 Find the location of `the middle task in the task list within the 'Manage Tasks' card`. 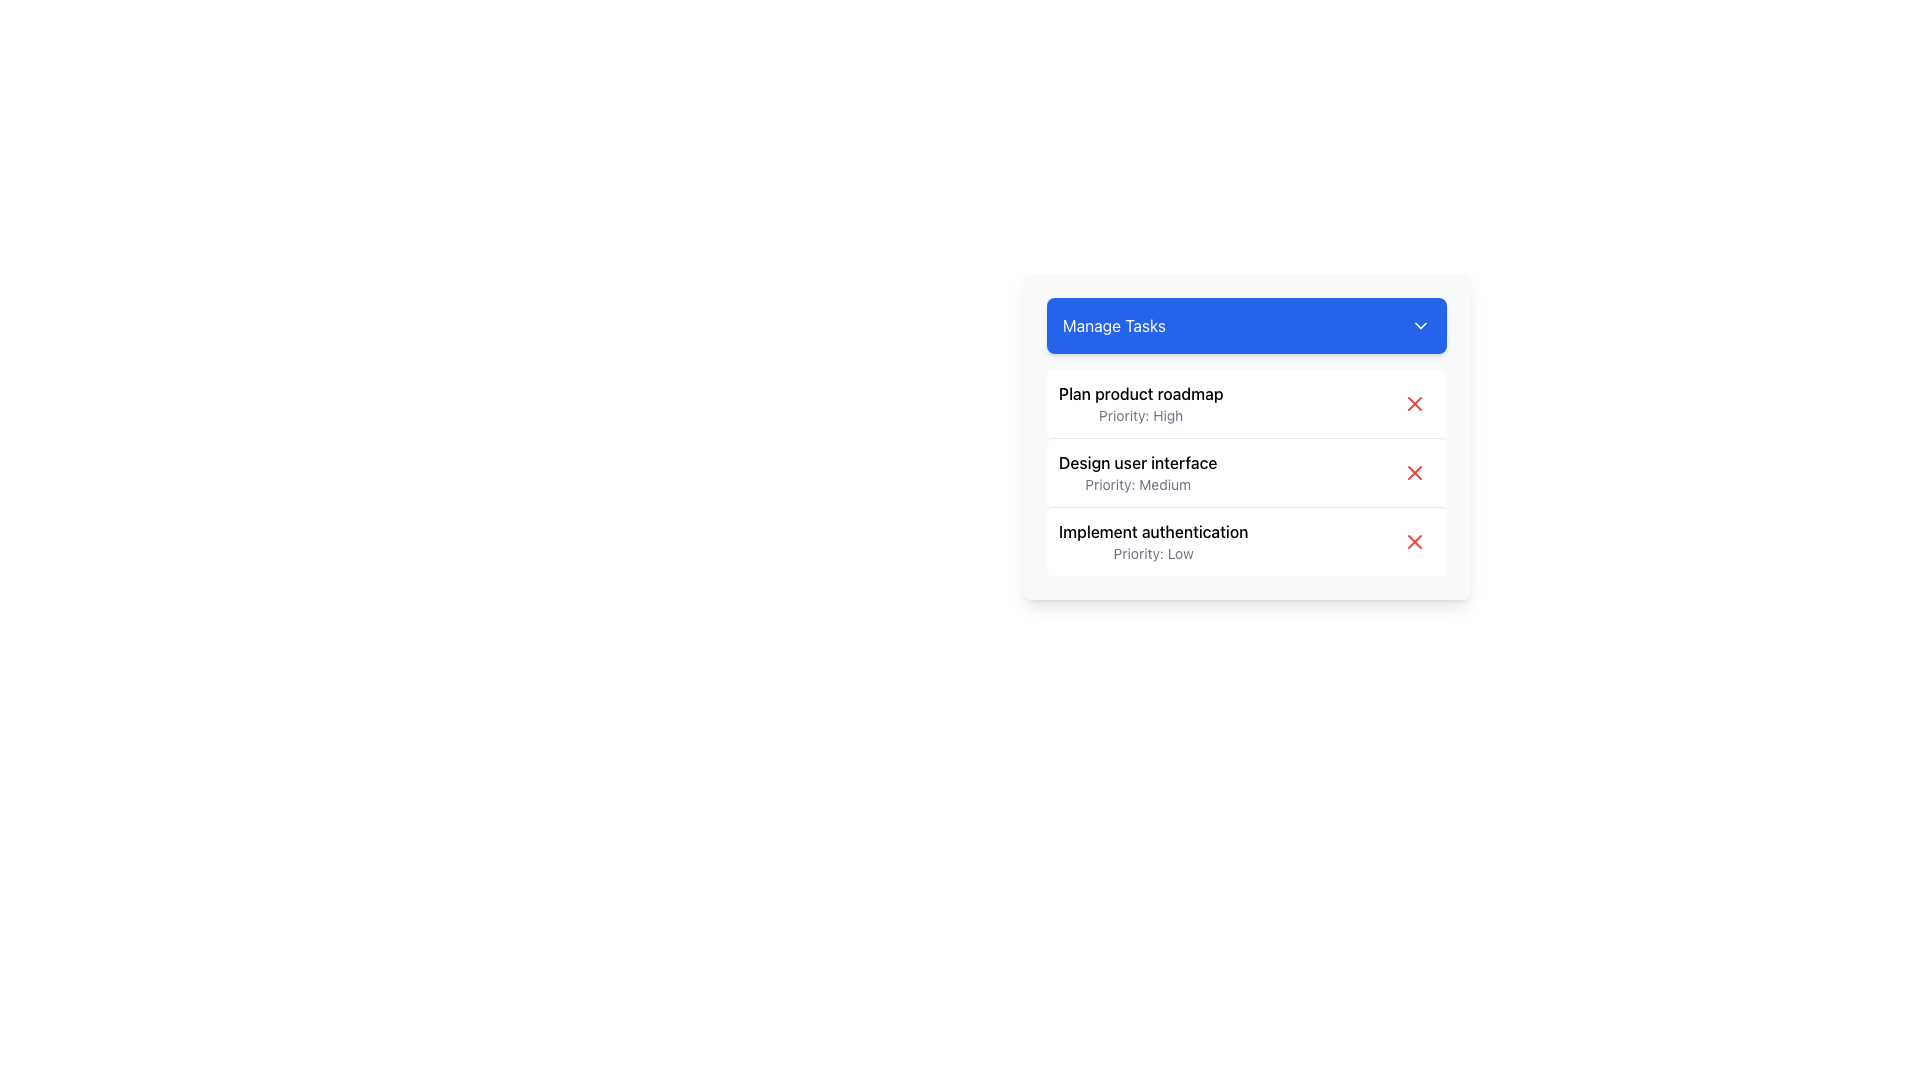

the middle task in the task list within the 'Manage Tasks' card is located at coordinates (1246, 473).